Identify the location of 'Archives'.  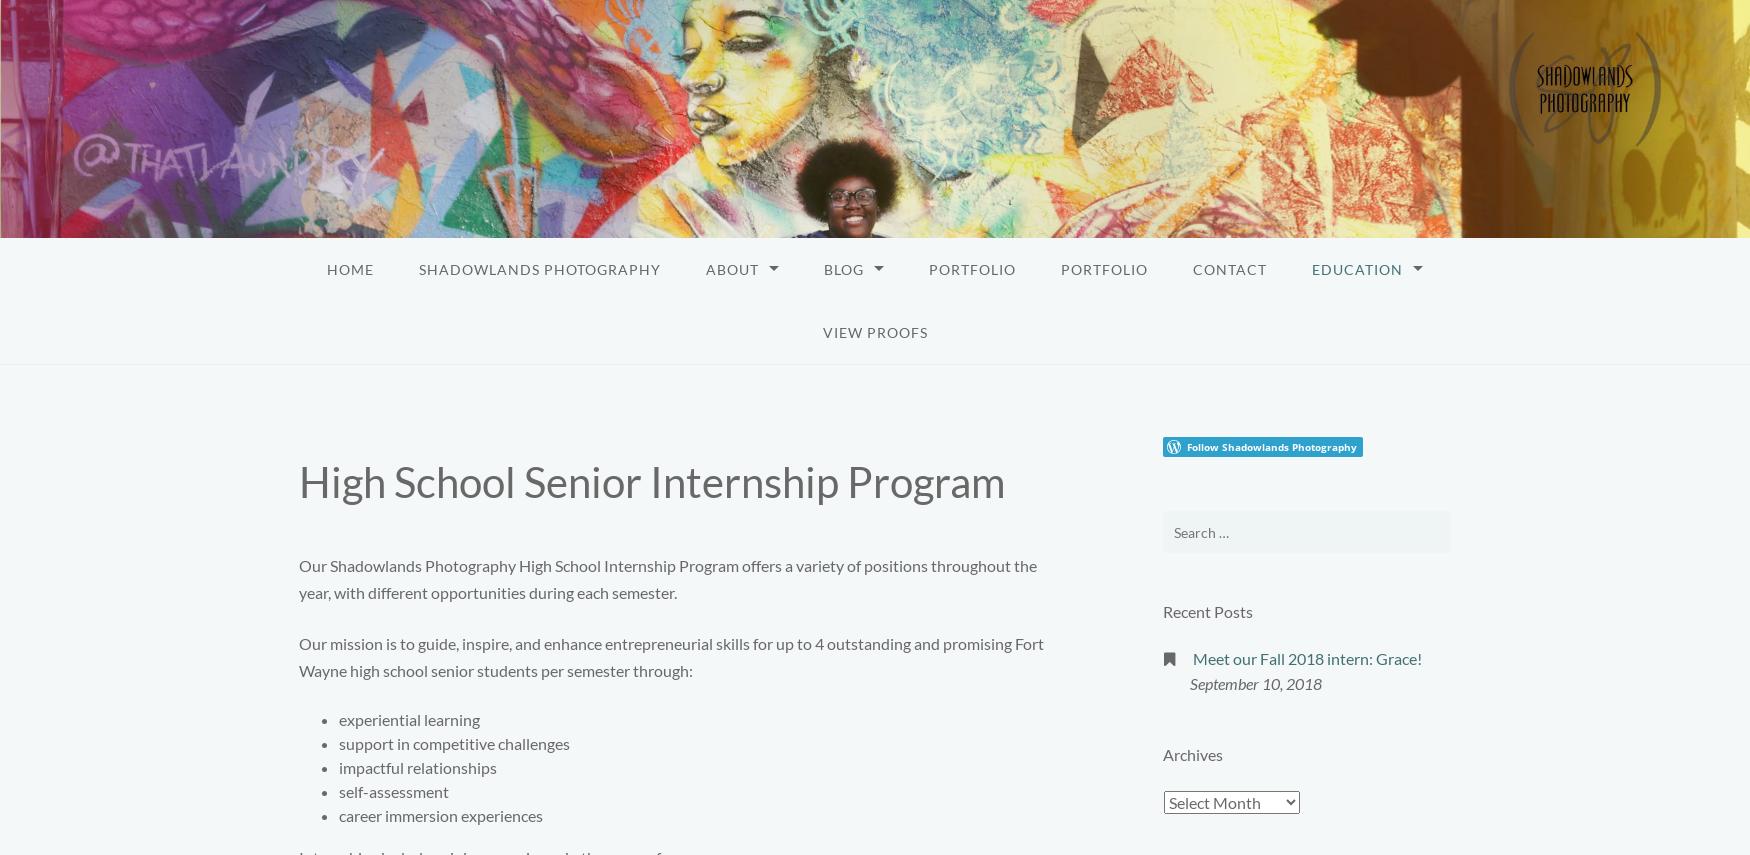
(1162, 754).